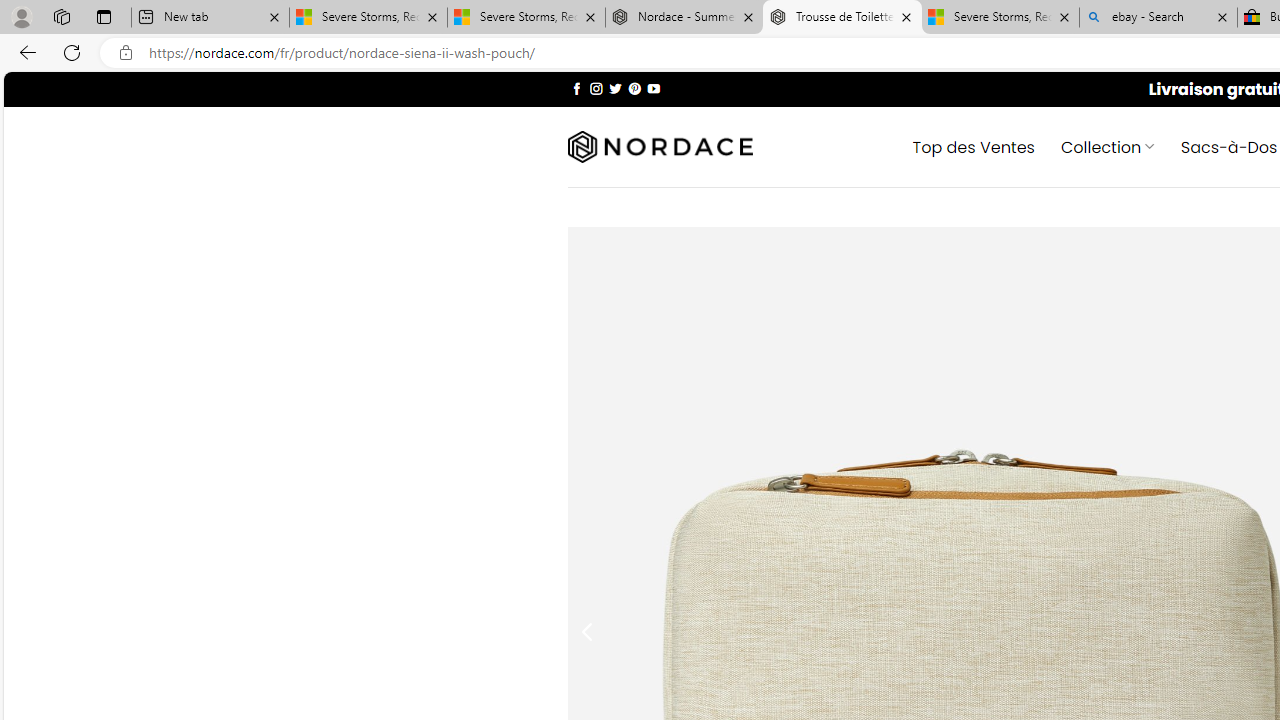 The width and height of the screenshot is (1280, 720). Describe the element at coordinates (653, 87) in the screenshot. I see `'Nous suivre sur Youtube'` at that location.